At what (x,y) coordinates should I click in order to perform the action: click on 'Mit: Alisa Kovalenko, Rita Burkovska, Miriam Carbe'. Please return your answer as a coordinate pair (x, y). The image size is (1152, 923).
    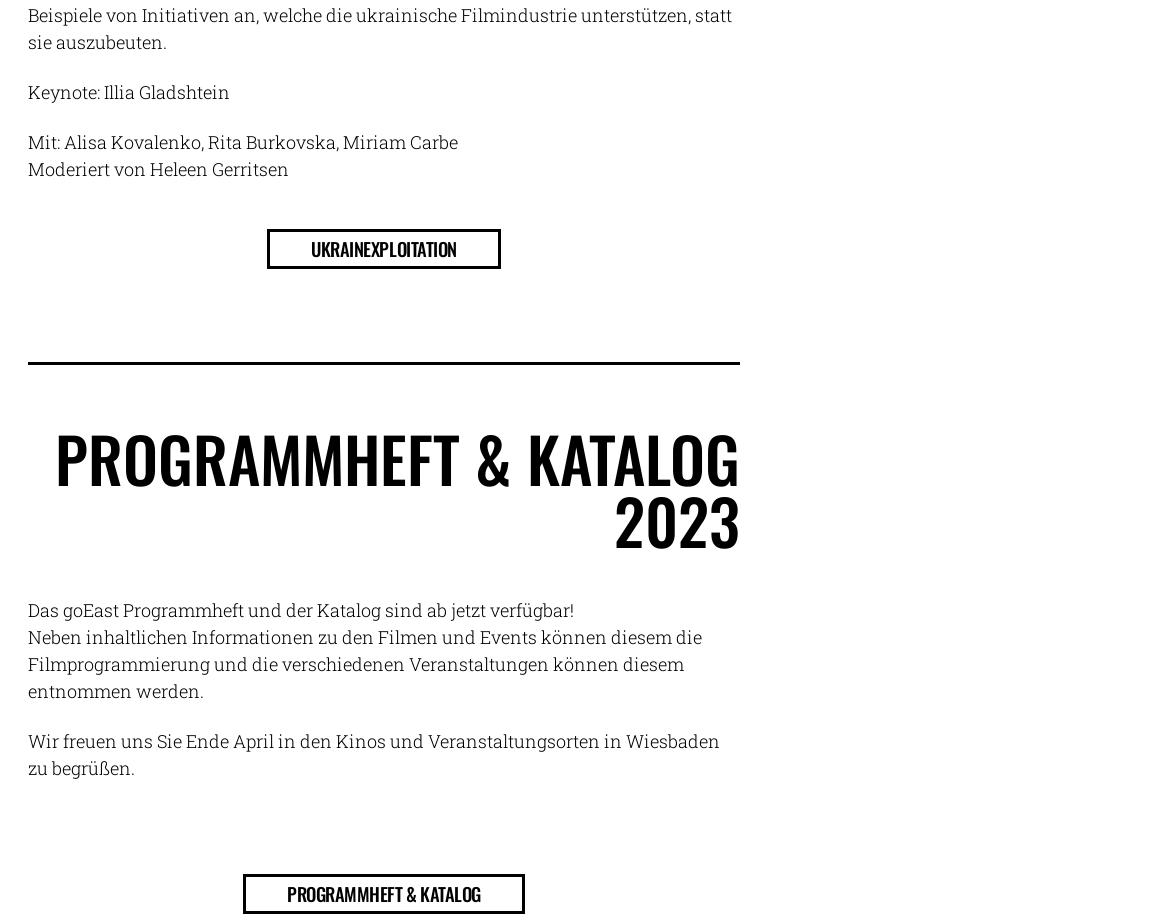
    Looking at the image, I should click on (26, 141).